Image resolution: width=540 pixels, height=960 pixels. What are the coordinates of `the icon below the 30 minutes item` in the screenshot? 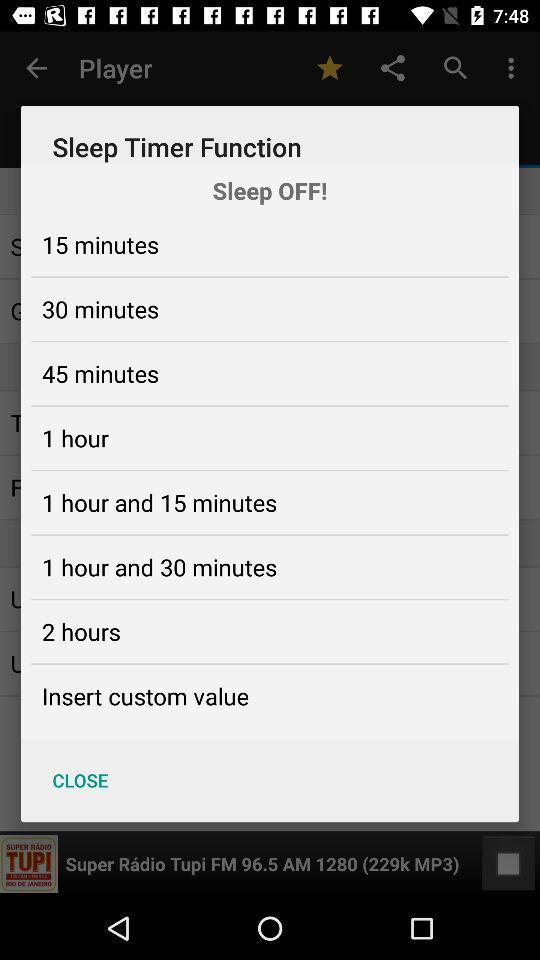 It's located at (99, 372).